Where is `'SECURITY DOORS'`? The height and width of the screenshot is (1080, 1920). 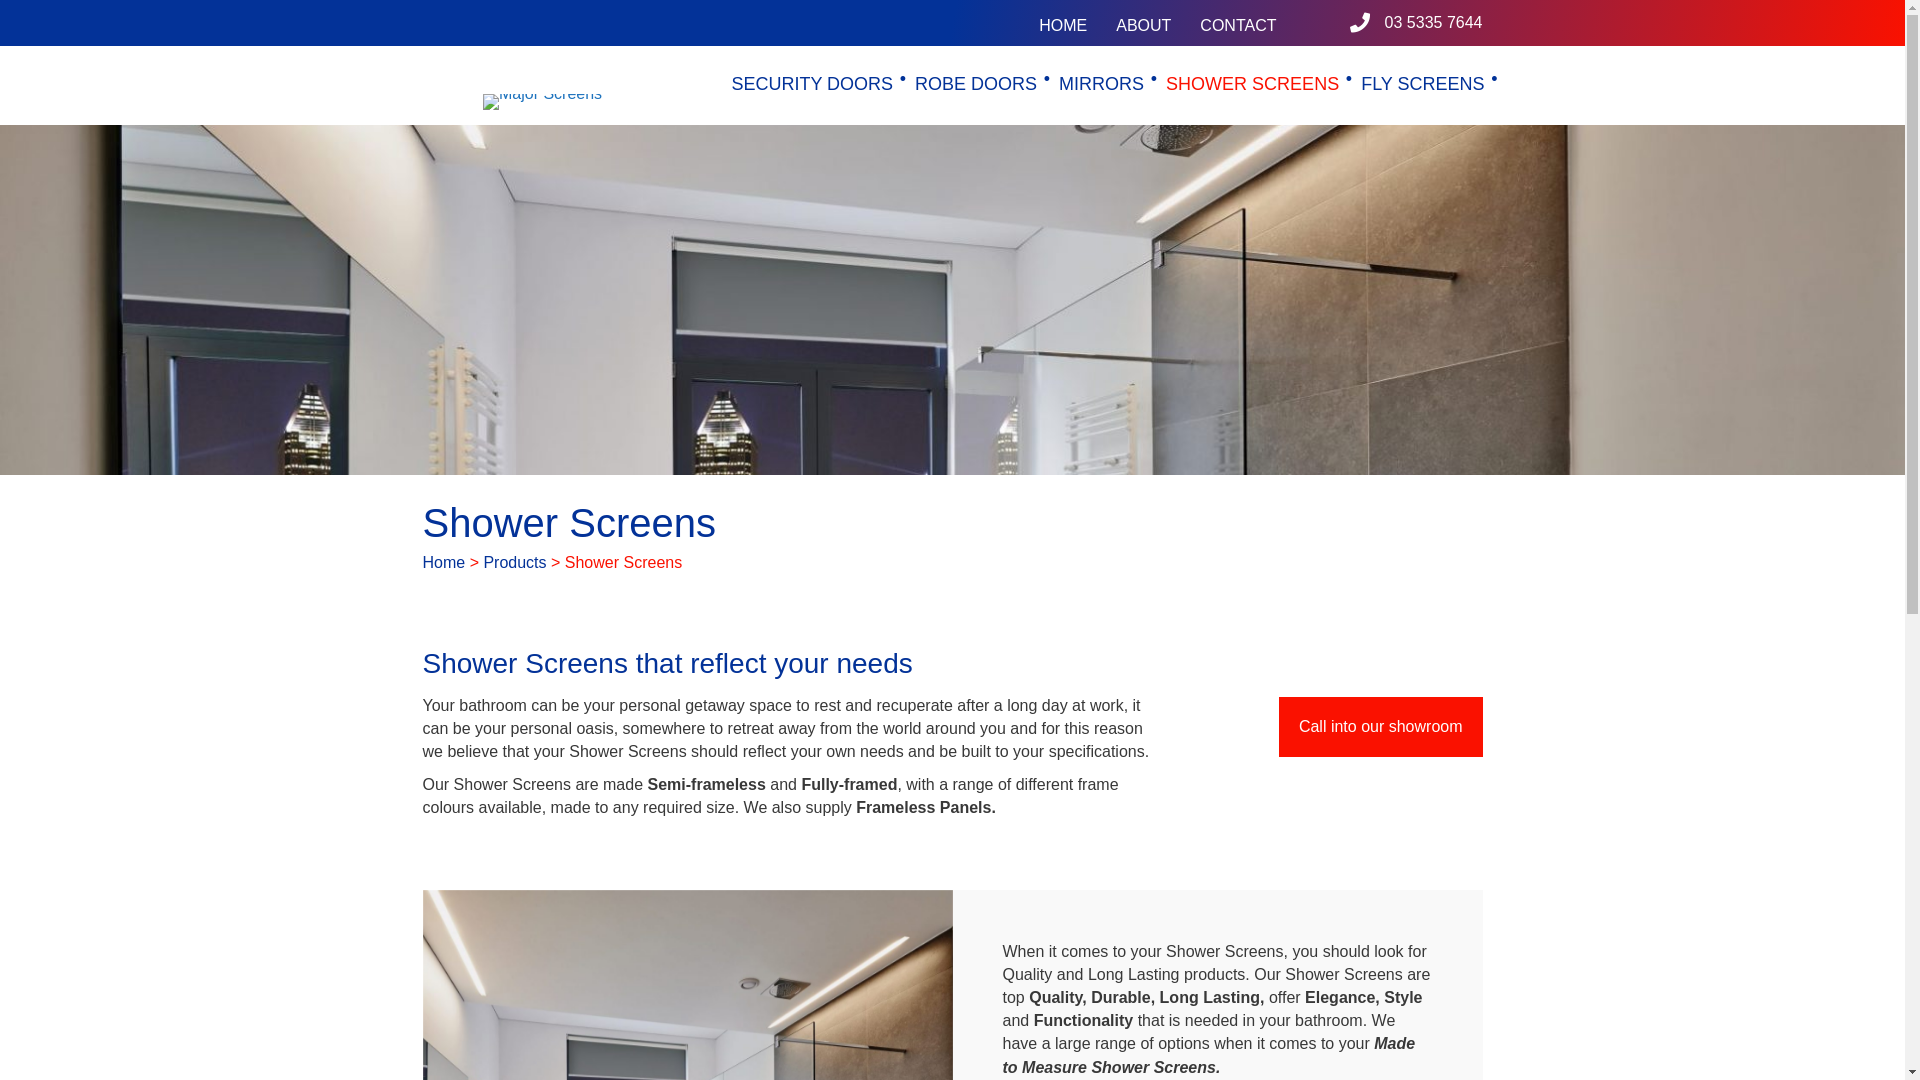 'SECURITY DOORS' is located at coordinates (810, 82).